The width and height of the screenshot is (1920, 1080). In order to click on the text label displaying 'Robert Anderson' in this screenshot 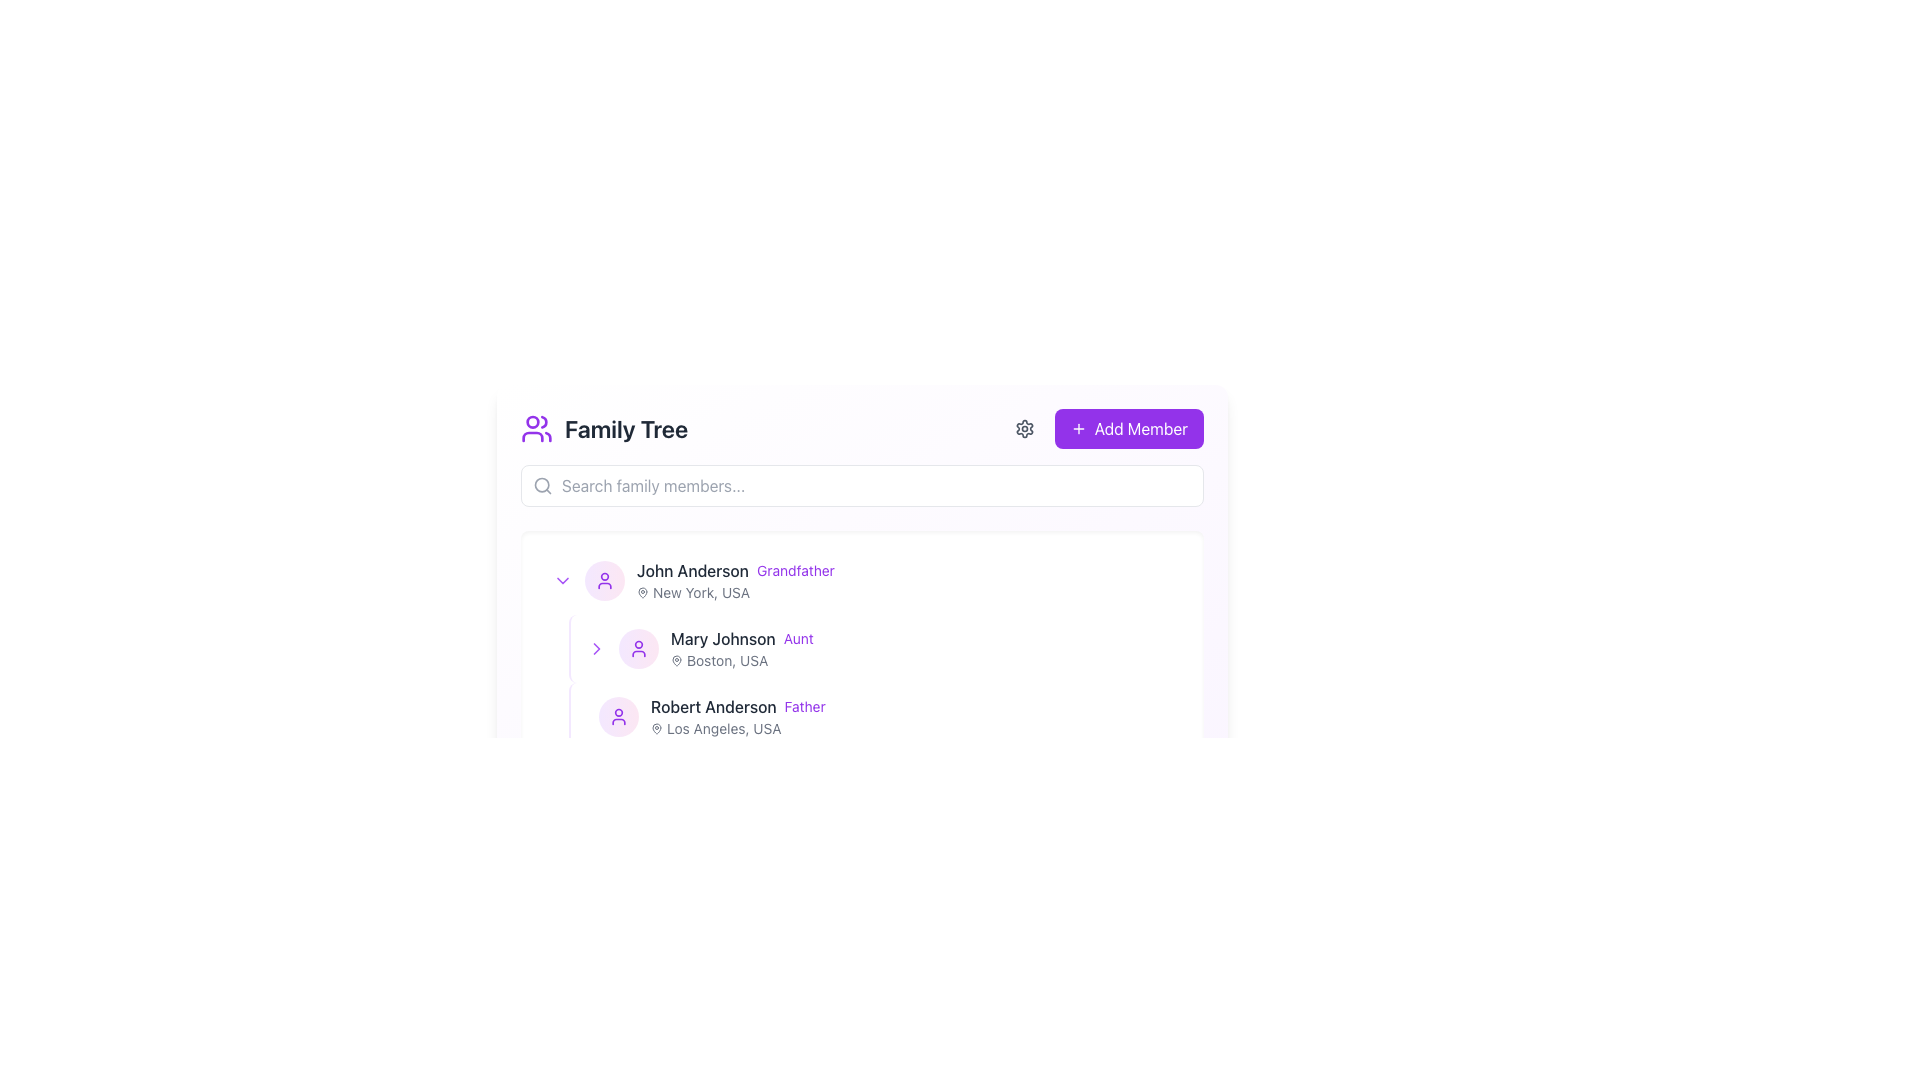, I will do `click(713, 705)`.